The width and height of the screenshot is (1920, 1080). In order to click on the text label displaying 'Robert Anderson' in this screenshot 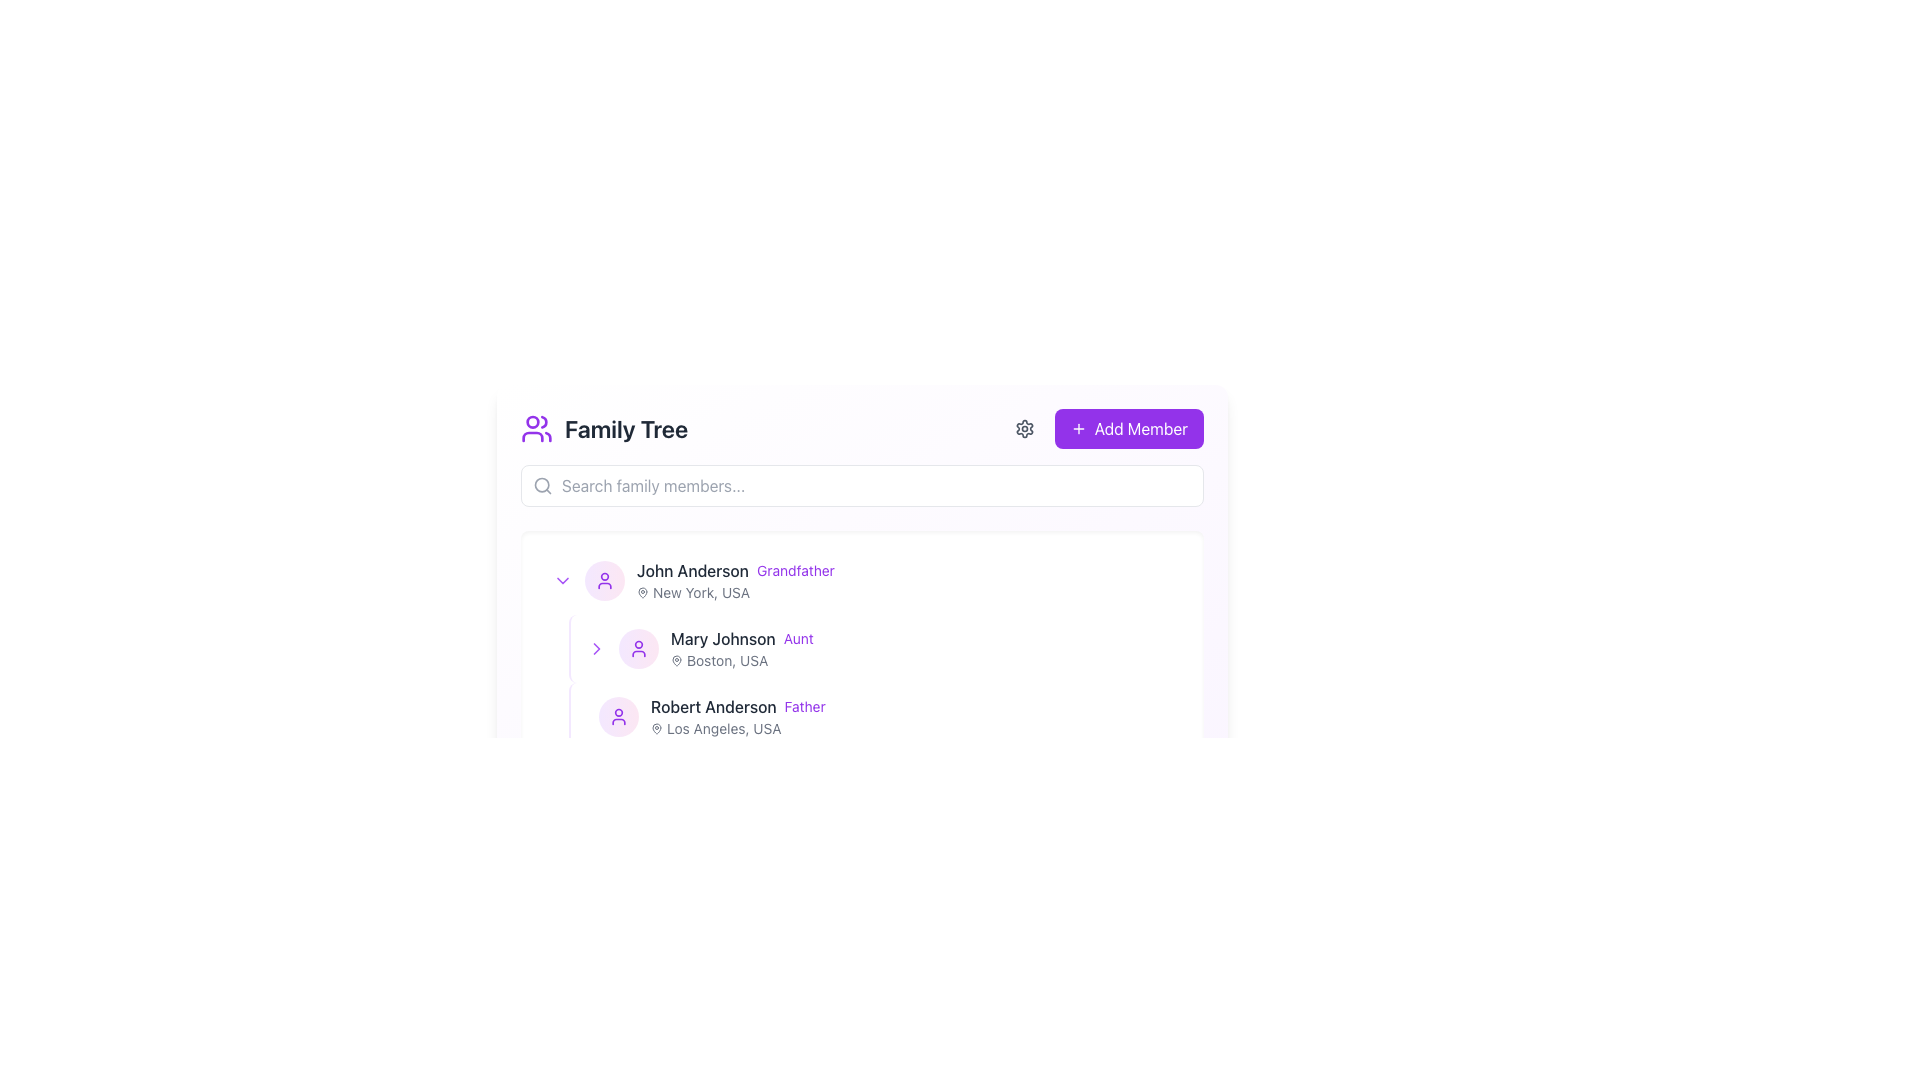, I will do `click(713, 705)`.